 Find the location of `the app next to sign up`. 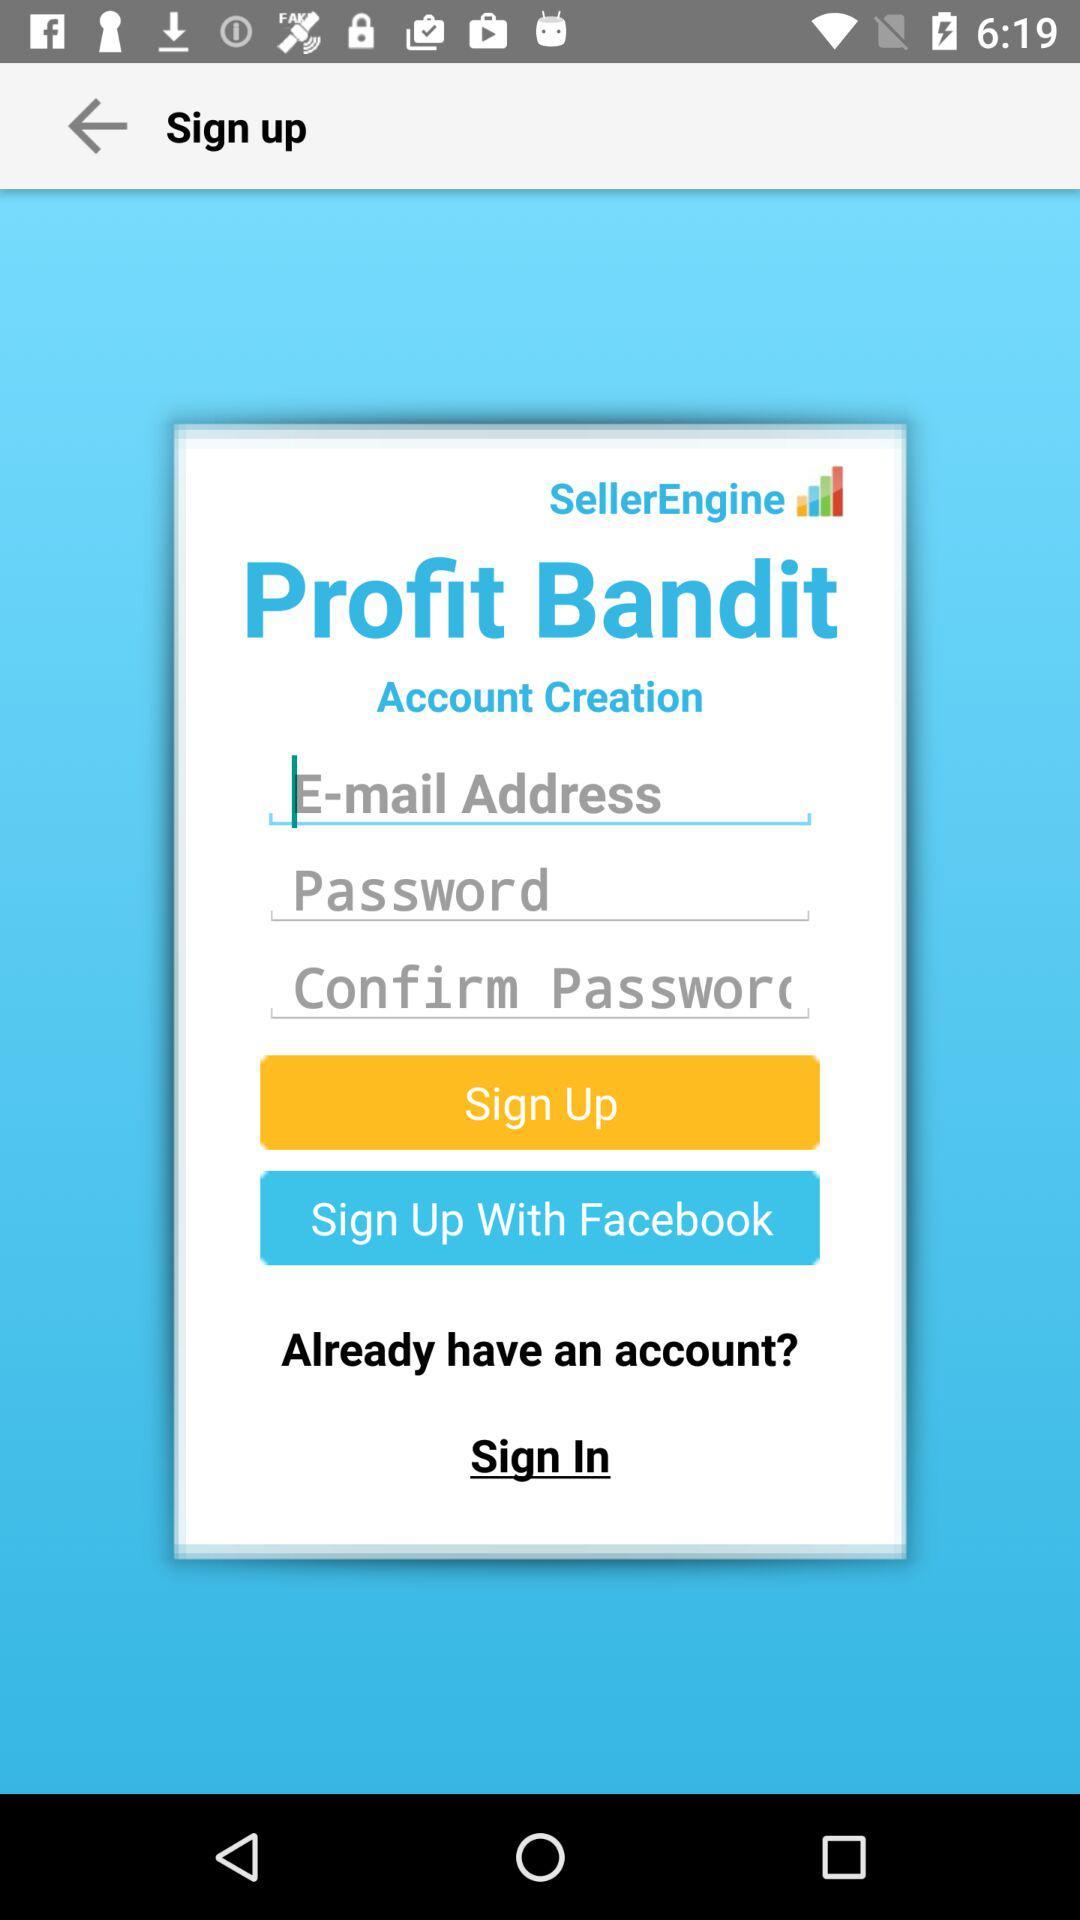

the app next to sign up is located at coordinates (97, 124).